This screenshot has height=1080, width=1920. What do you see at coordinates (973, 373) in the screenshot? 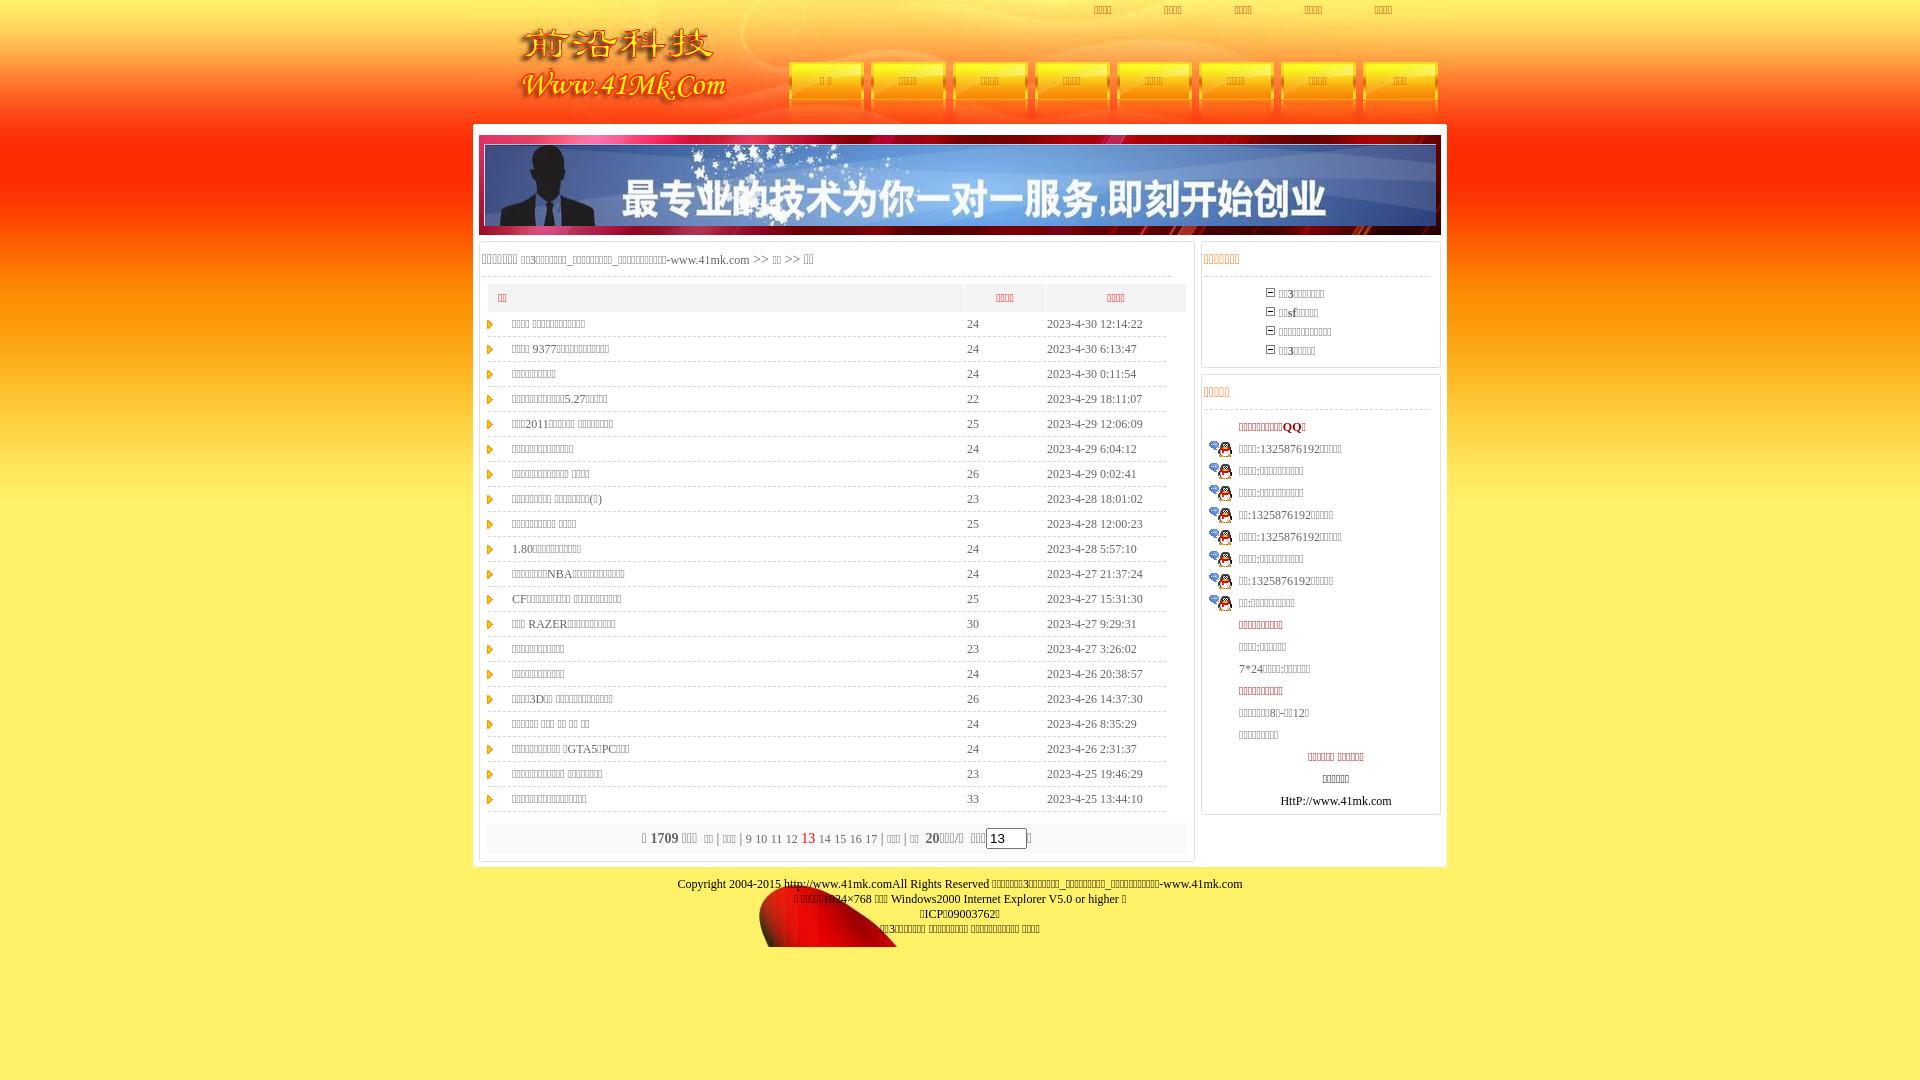
I see `'24'` at bounding box center [973, 373].